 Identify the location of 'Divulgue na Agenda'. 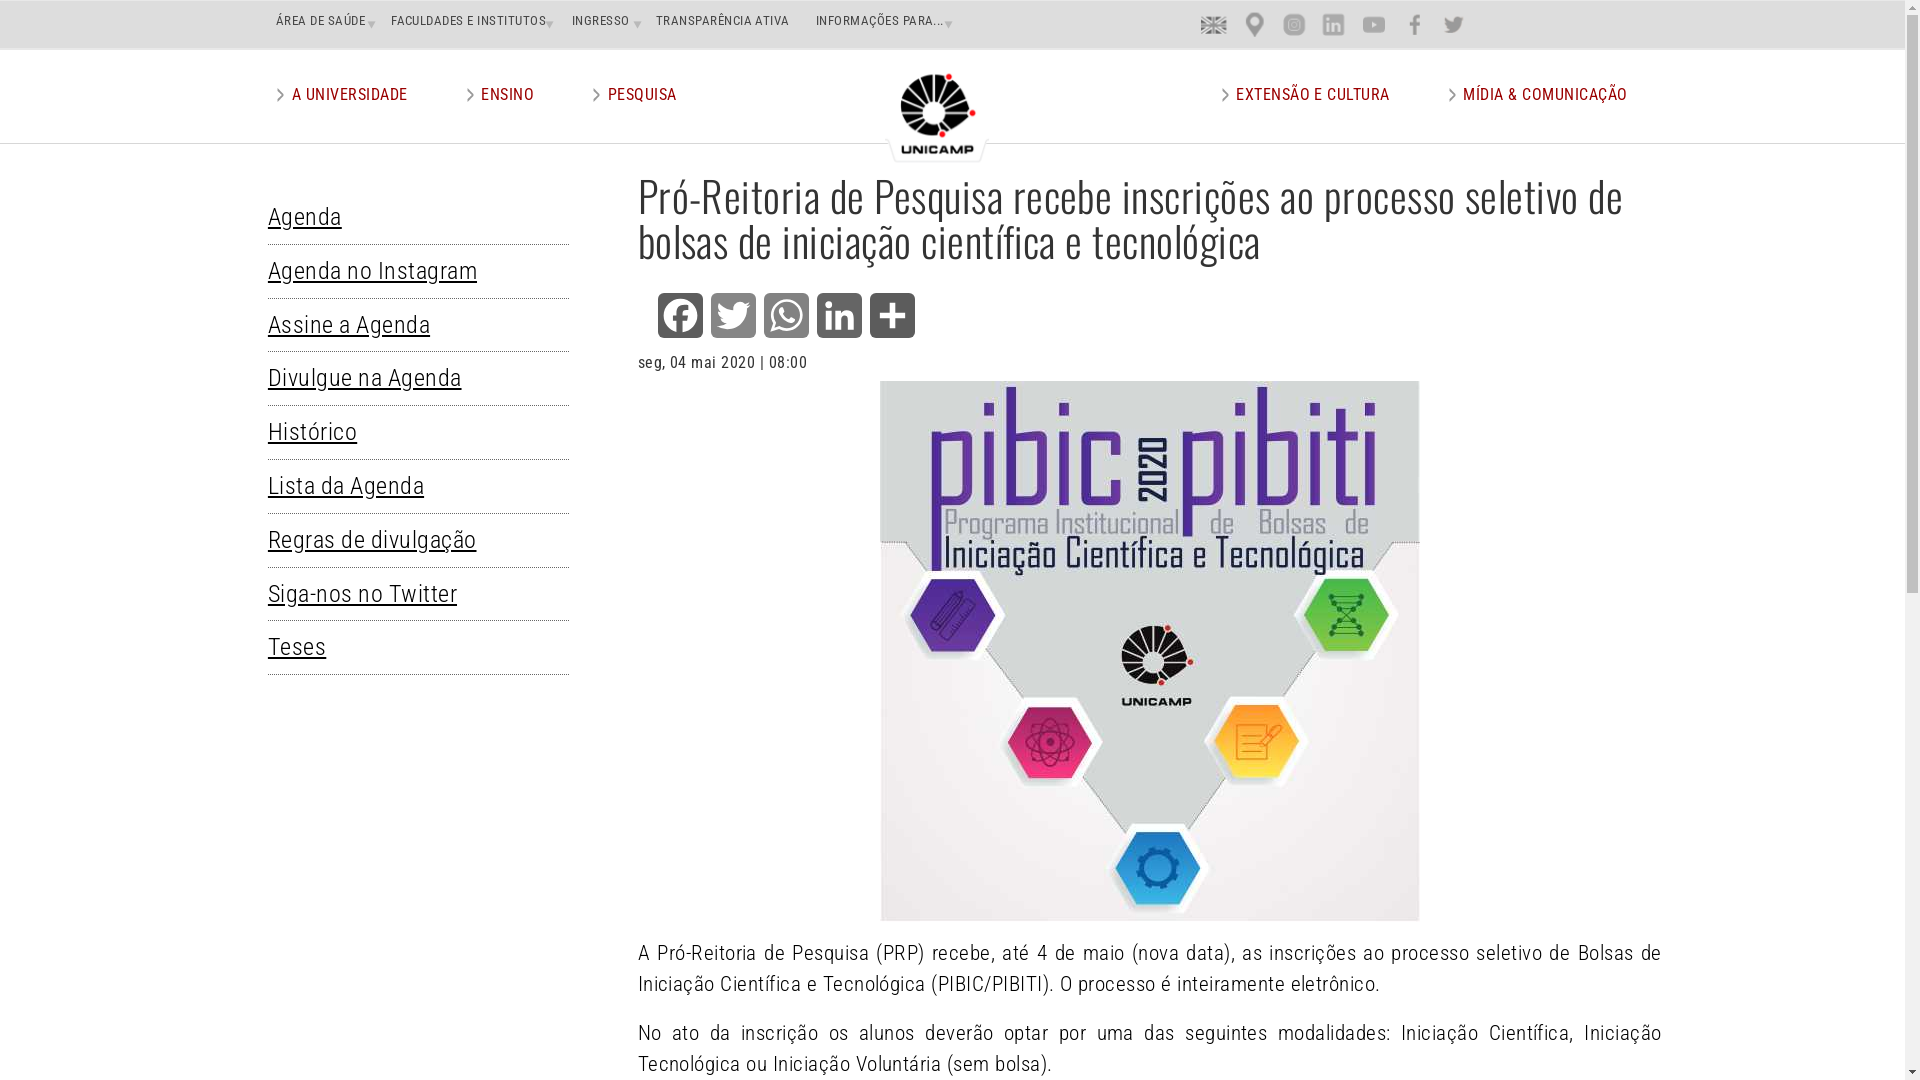
(374, 378).